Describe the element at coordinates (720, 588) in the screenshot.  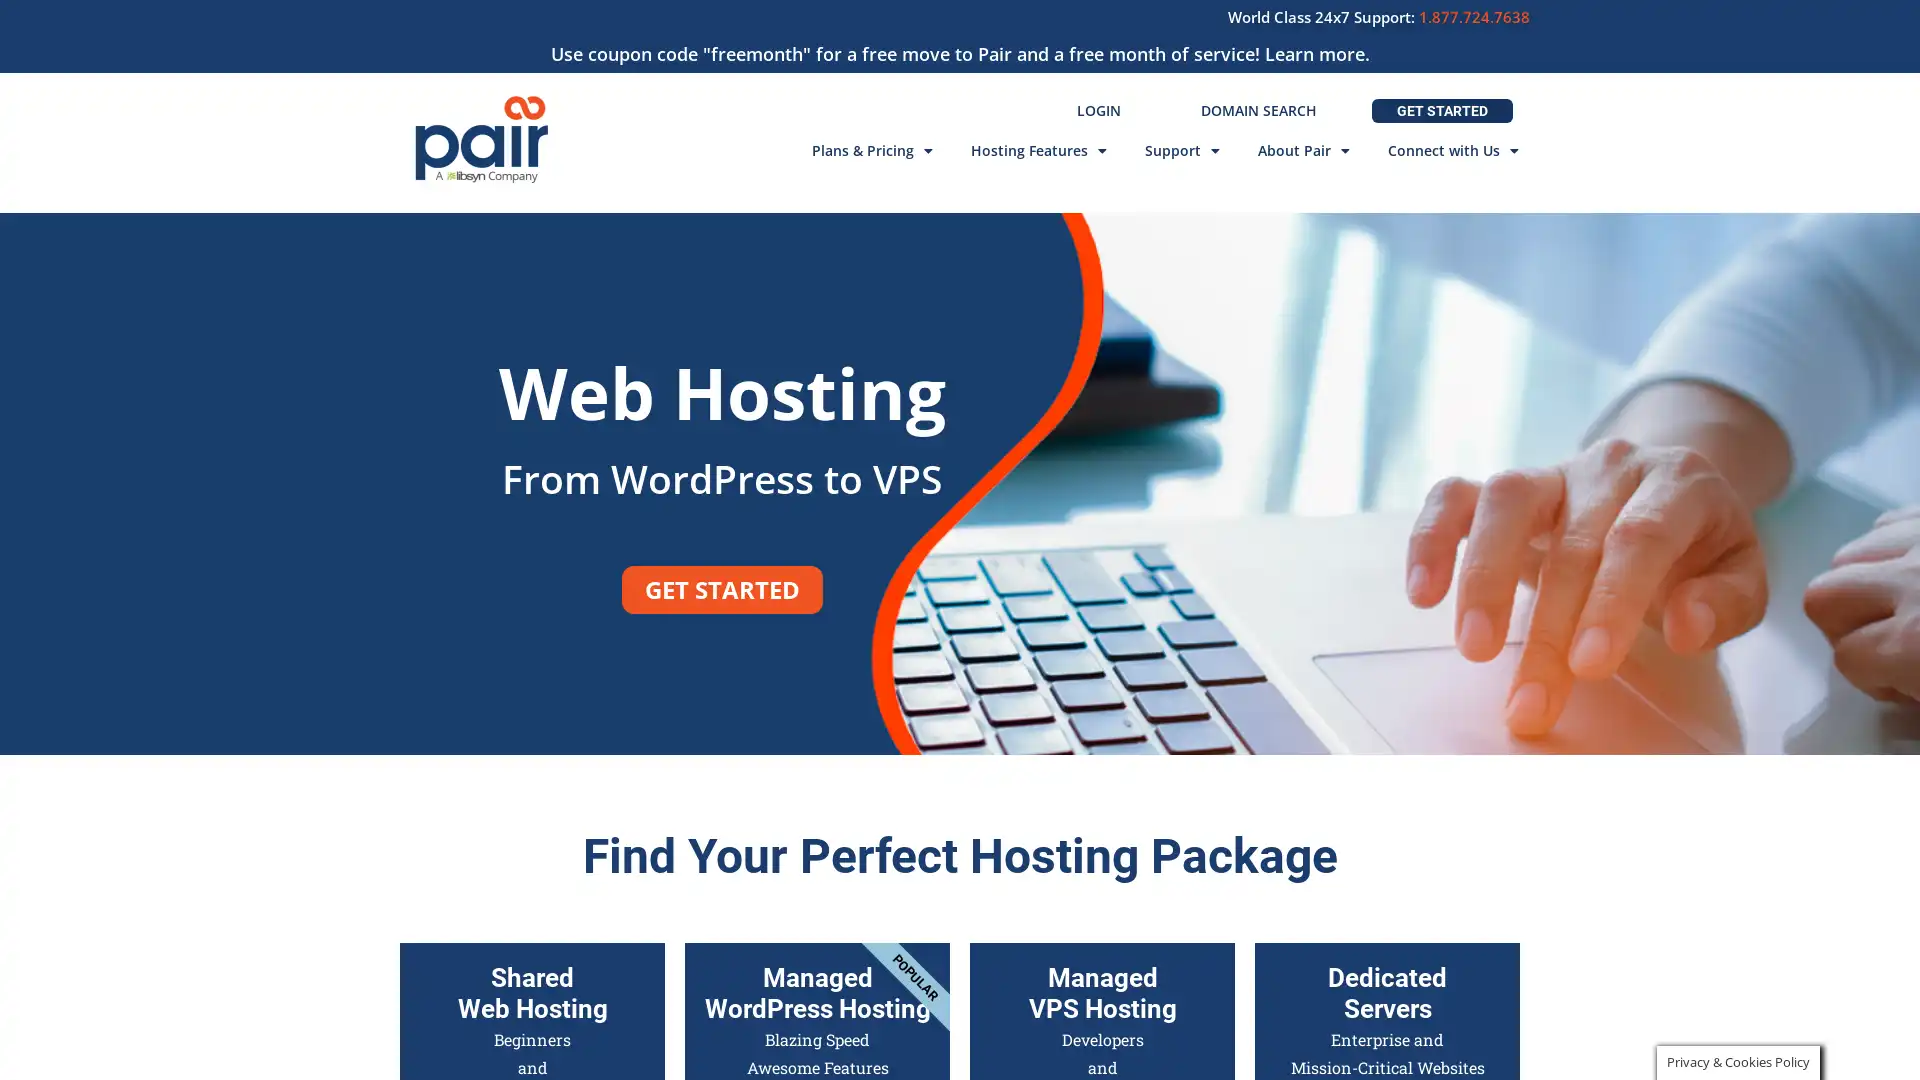
I see `GET STARTED` at that location.